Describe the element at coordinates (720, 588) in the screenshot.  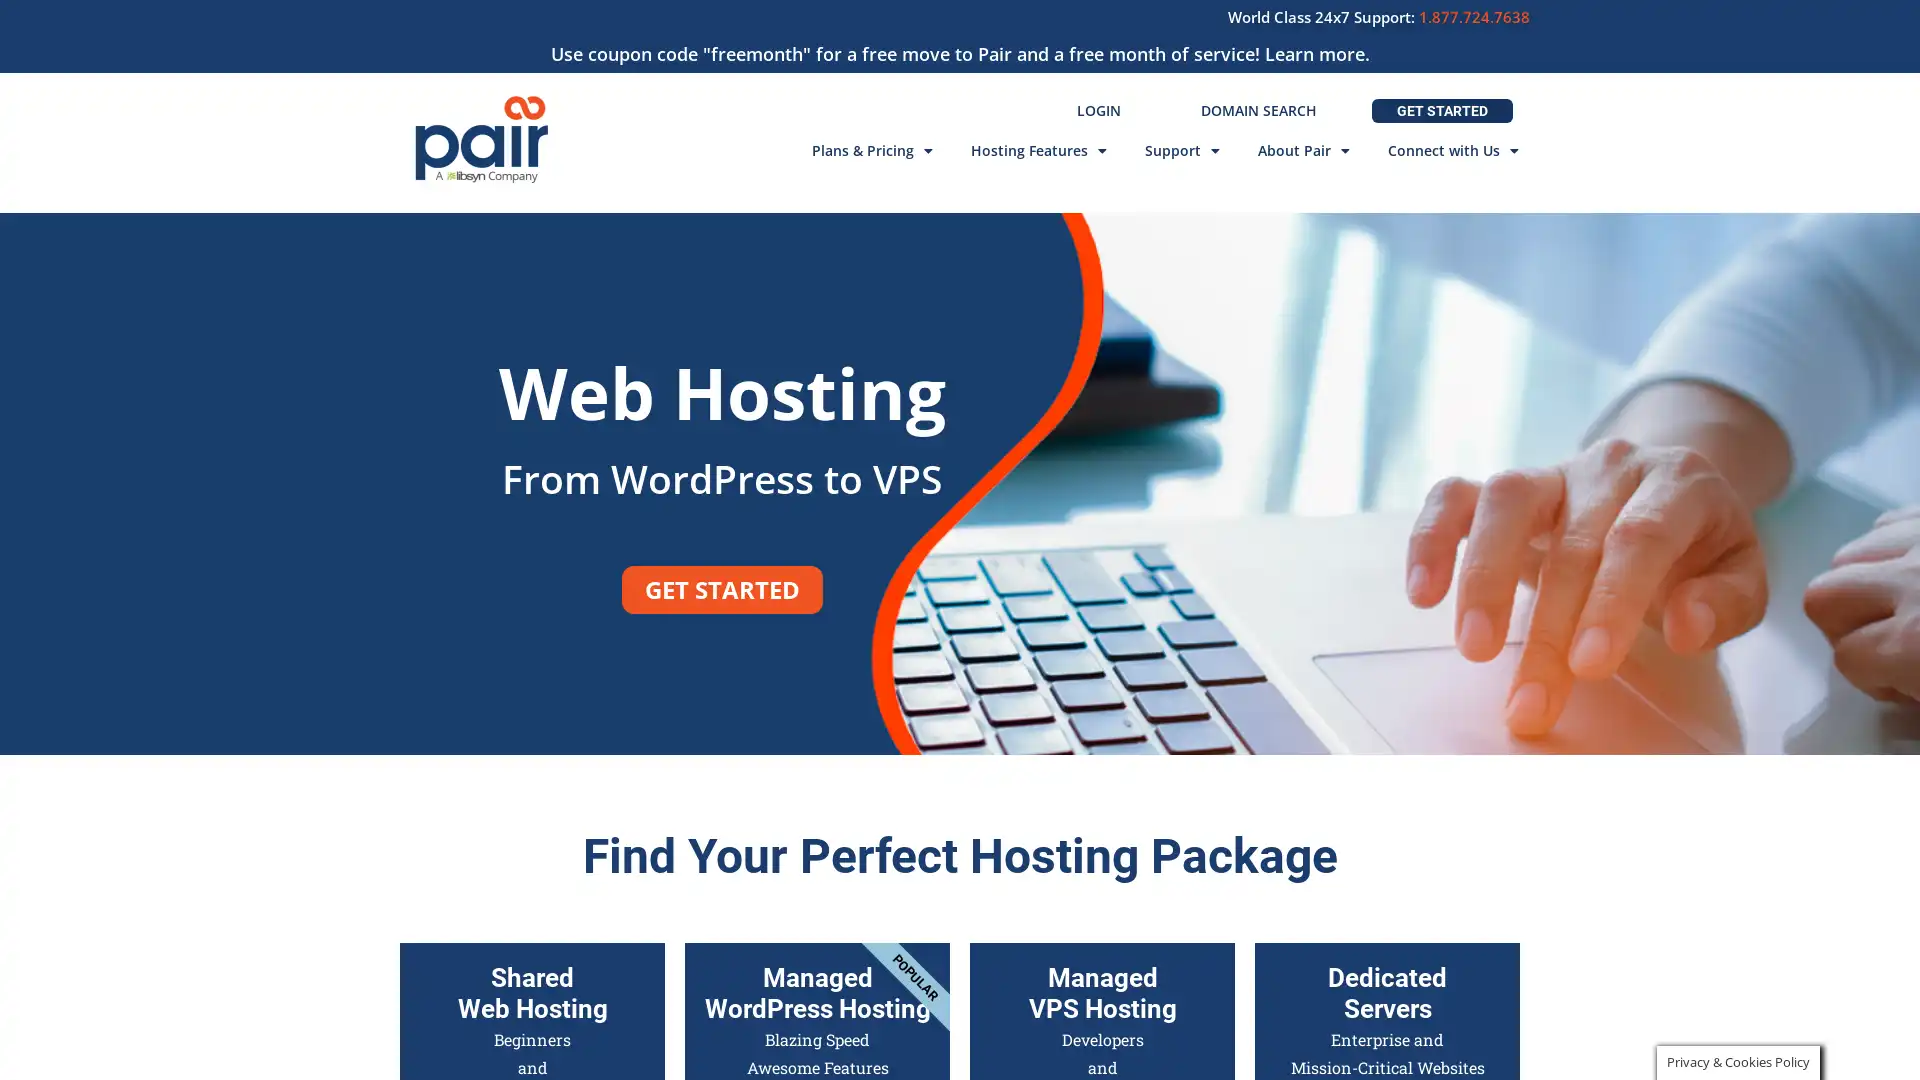
I see `GET STARTED` at that location.